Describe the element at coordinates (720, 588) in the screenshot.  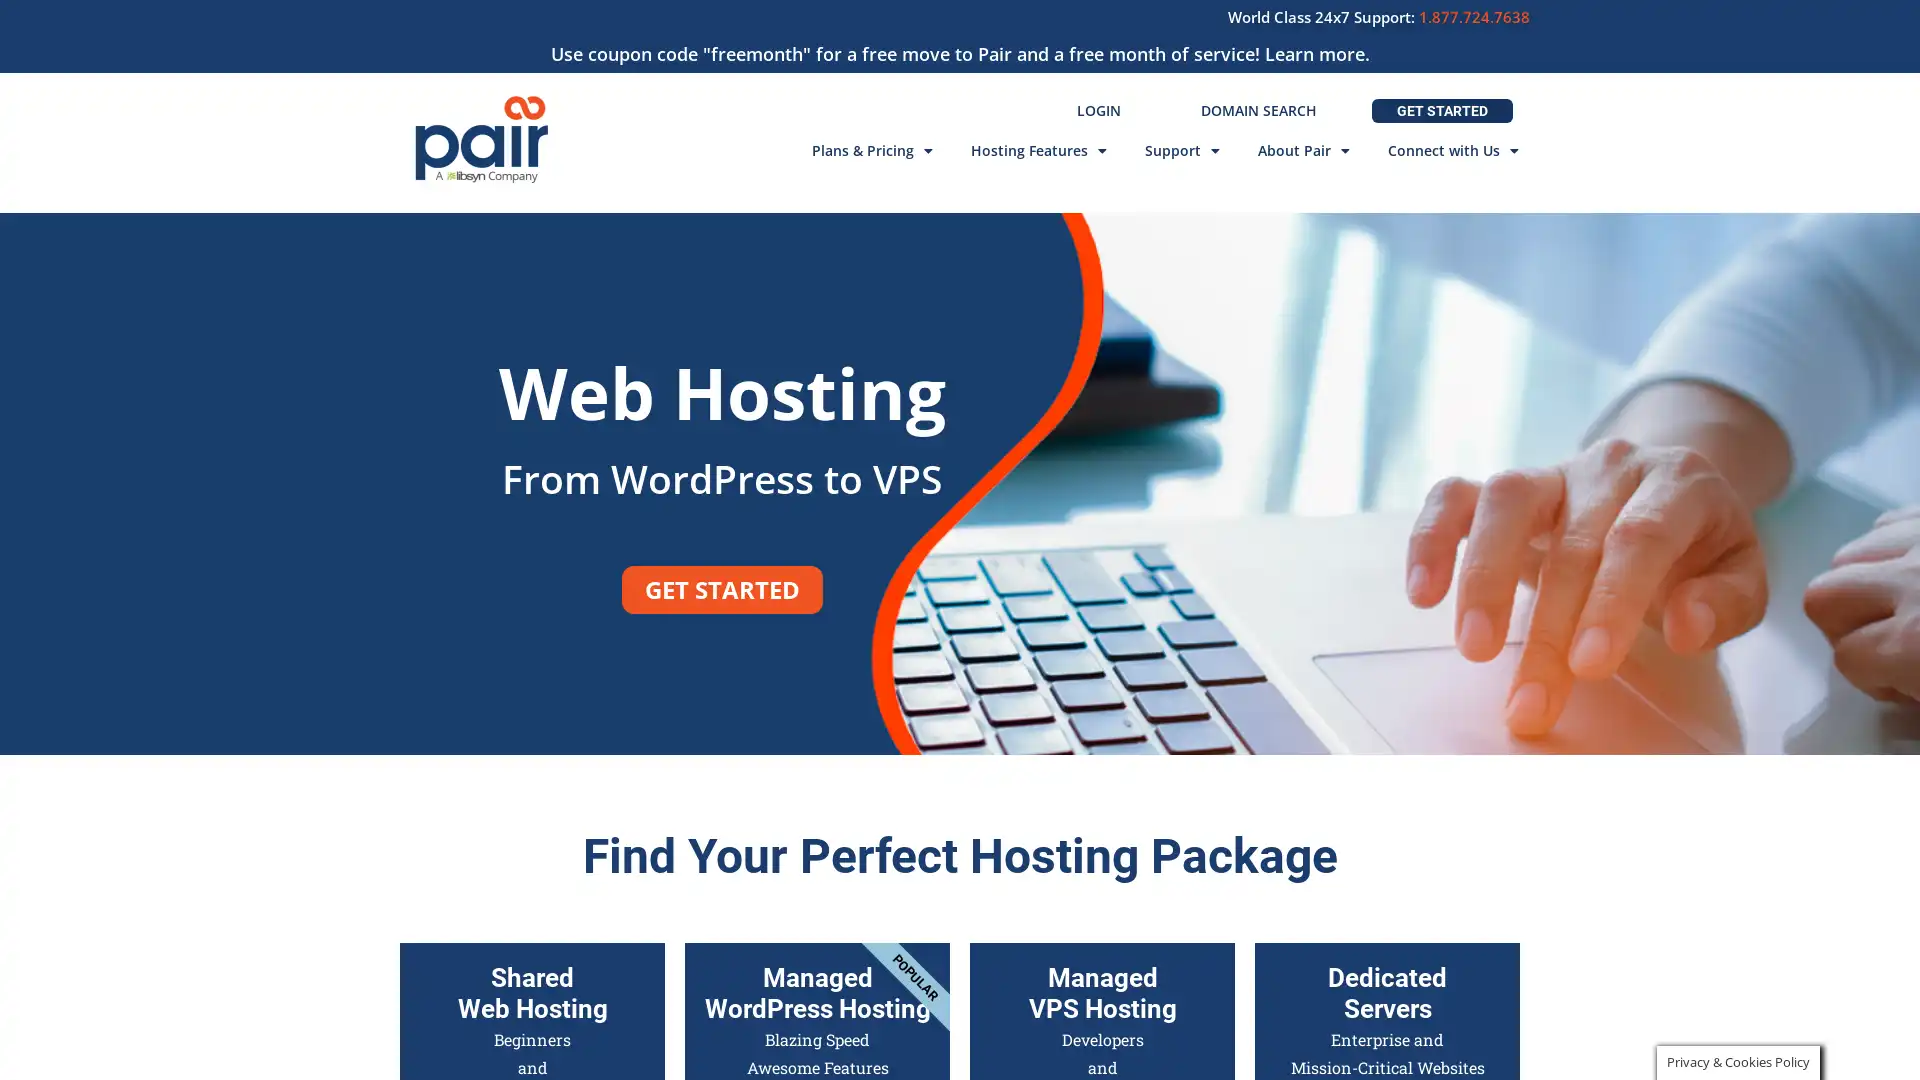
I see `GET STARTED` at that location.